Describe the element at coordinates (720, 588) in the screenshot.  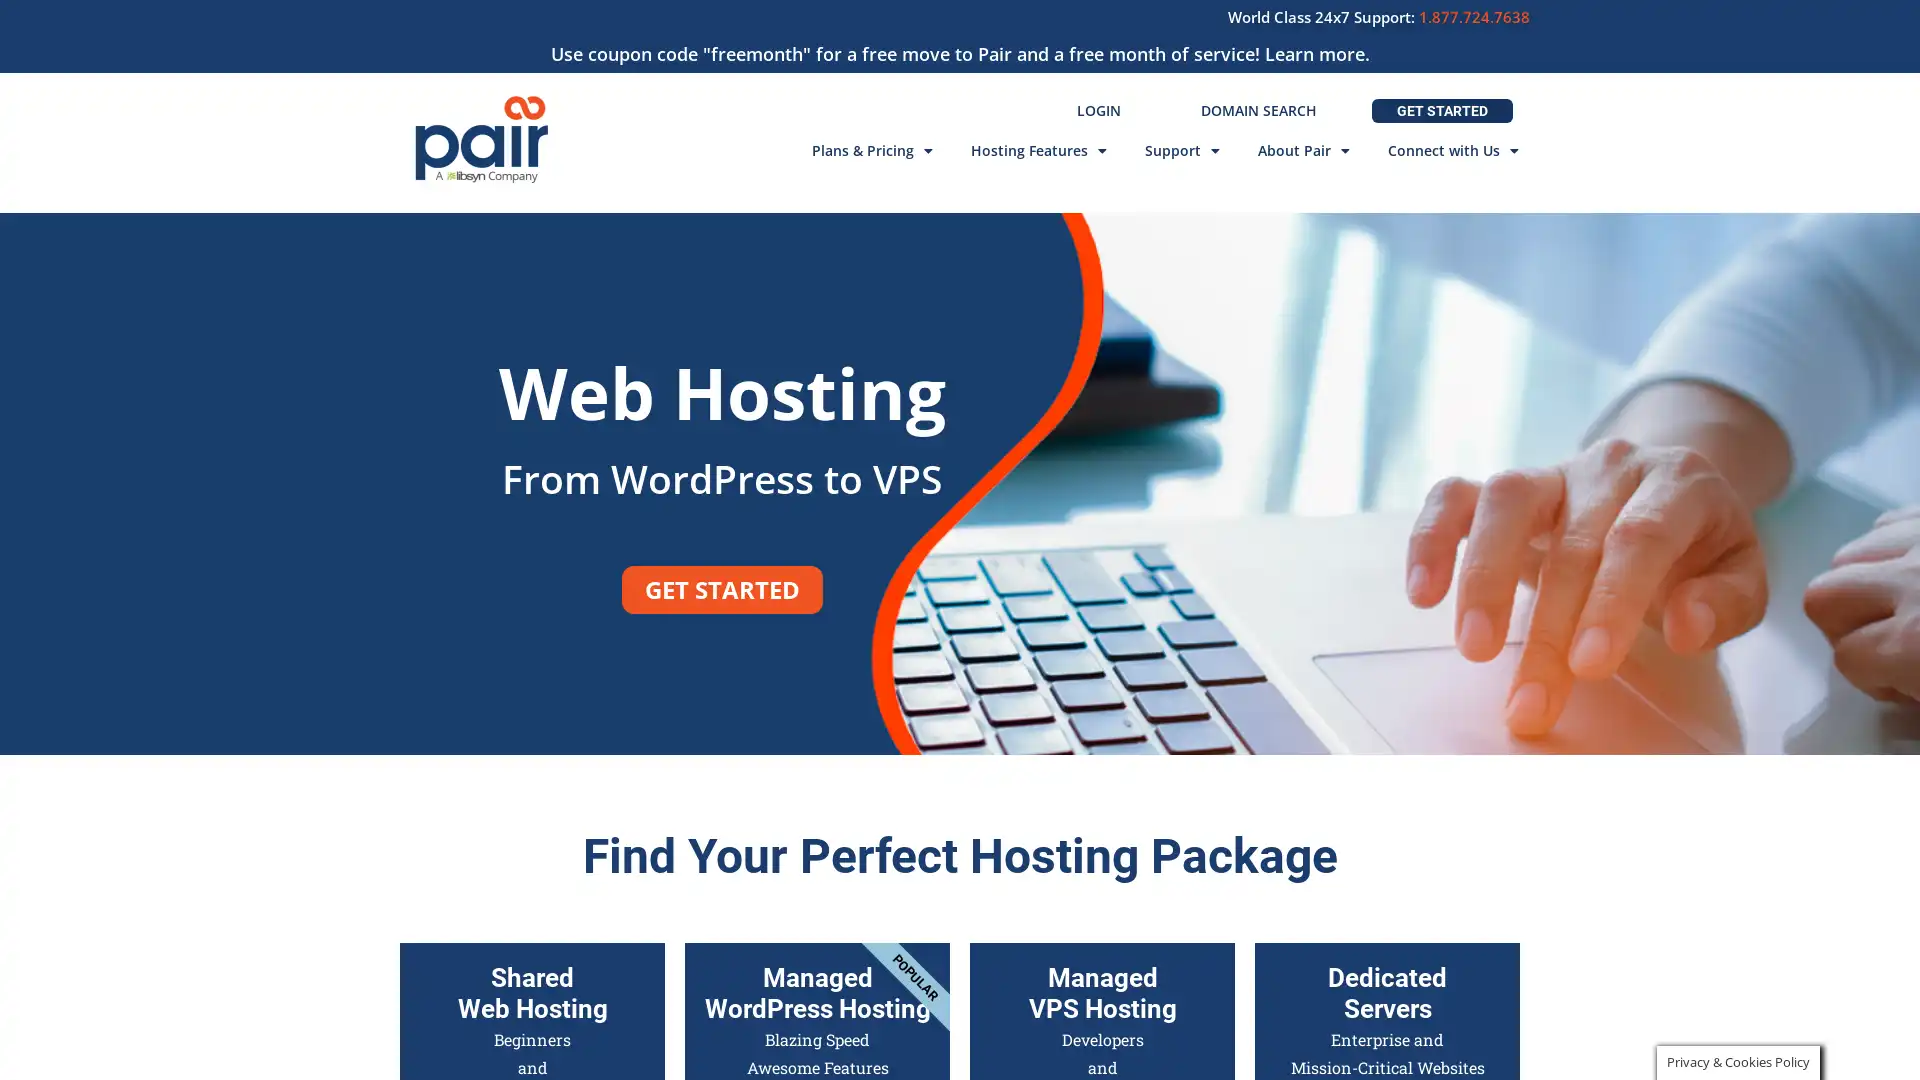
I see `GET STARTED` at that location.